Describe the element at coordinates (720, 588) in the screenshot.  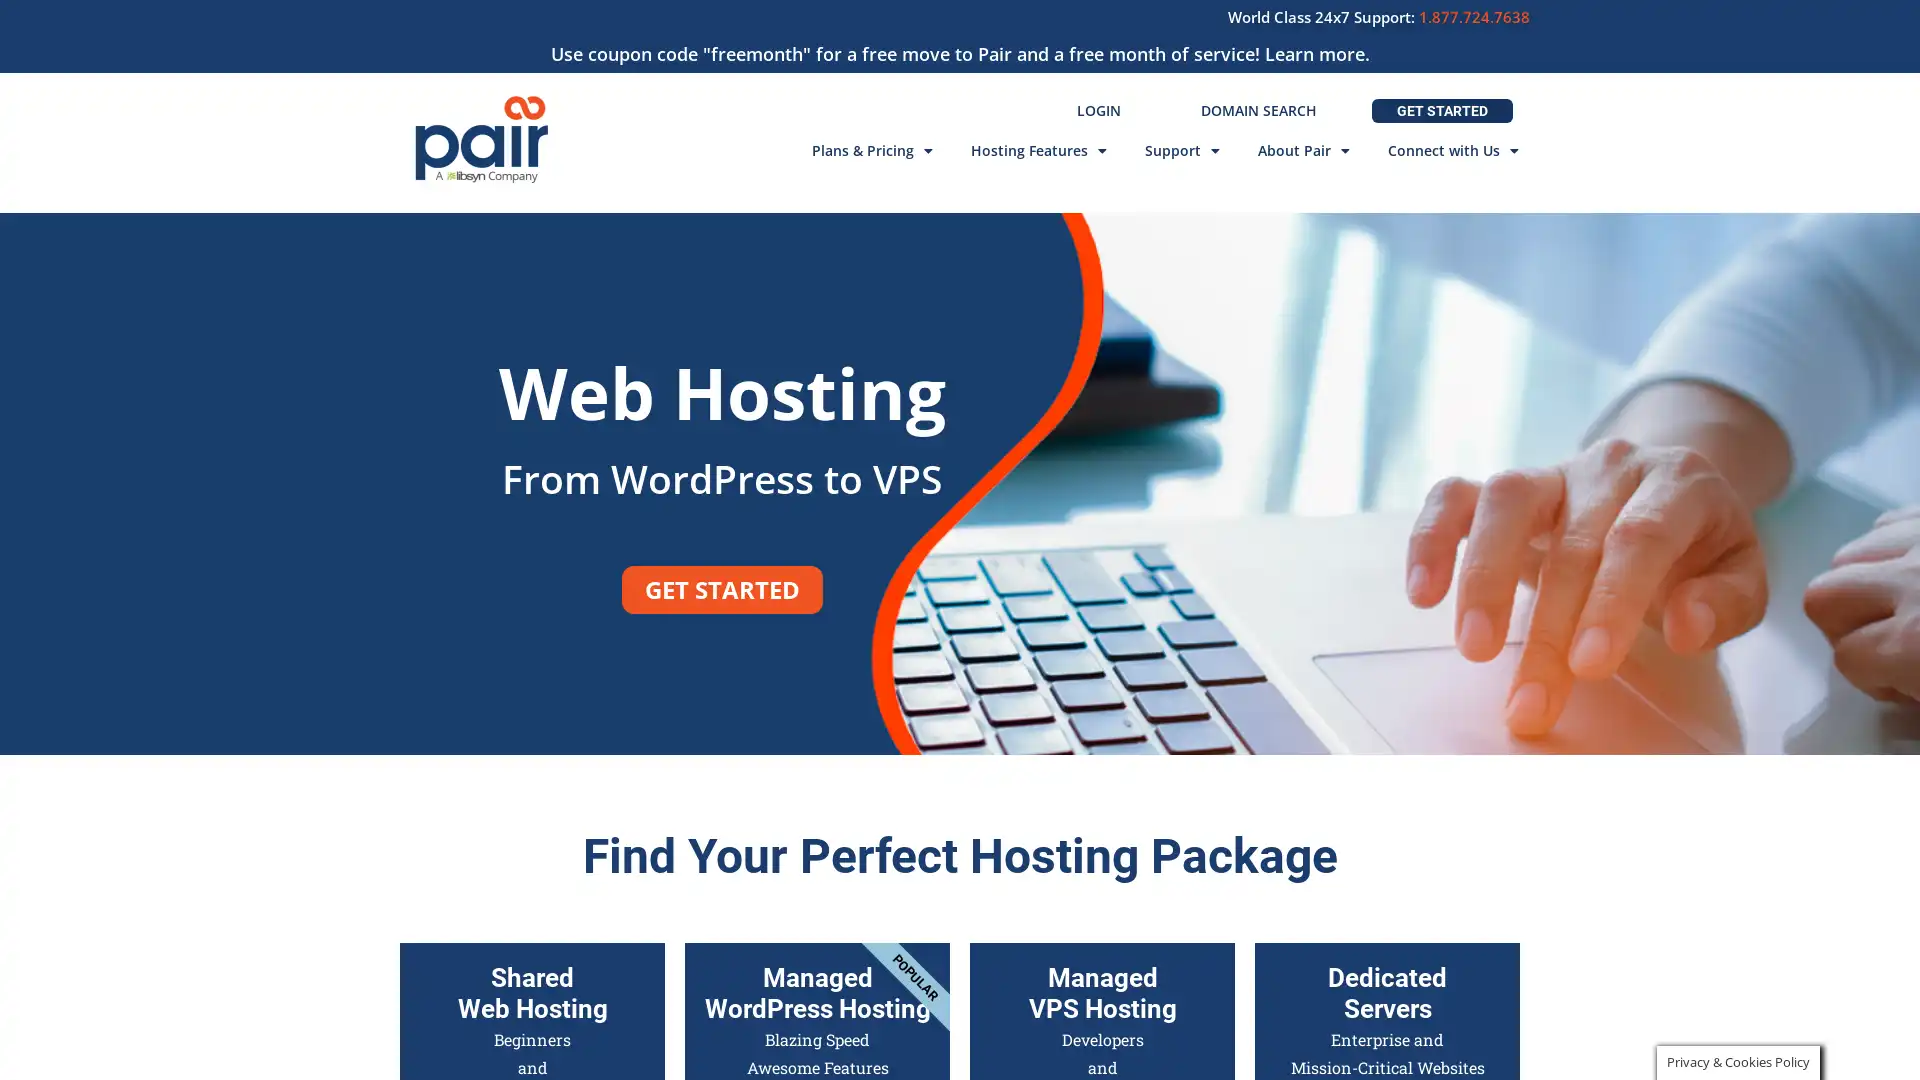
I see `GET STARTED` at that location.